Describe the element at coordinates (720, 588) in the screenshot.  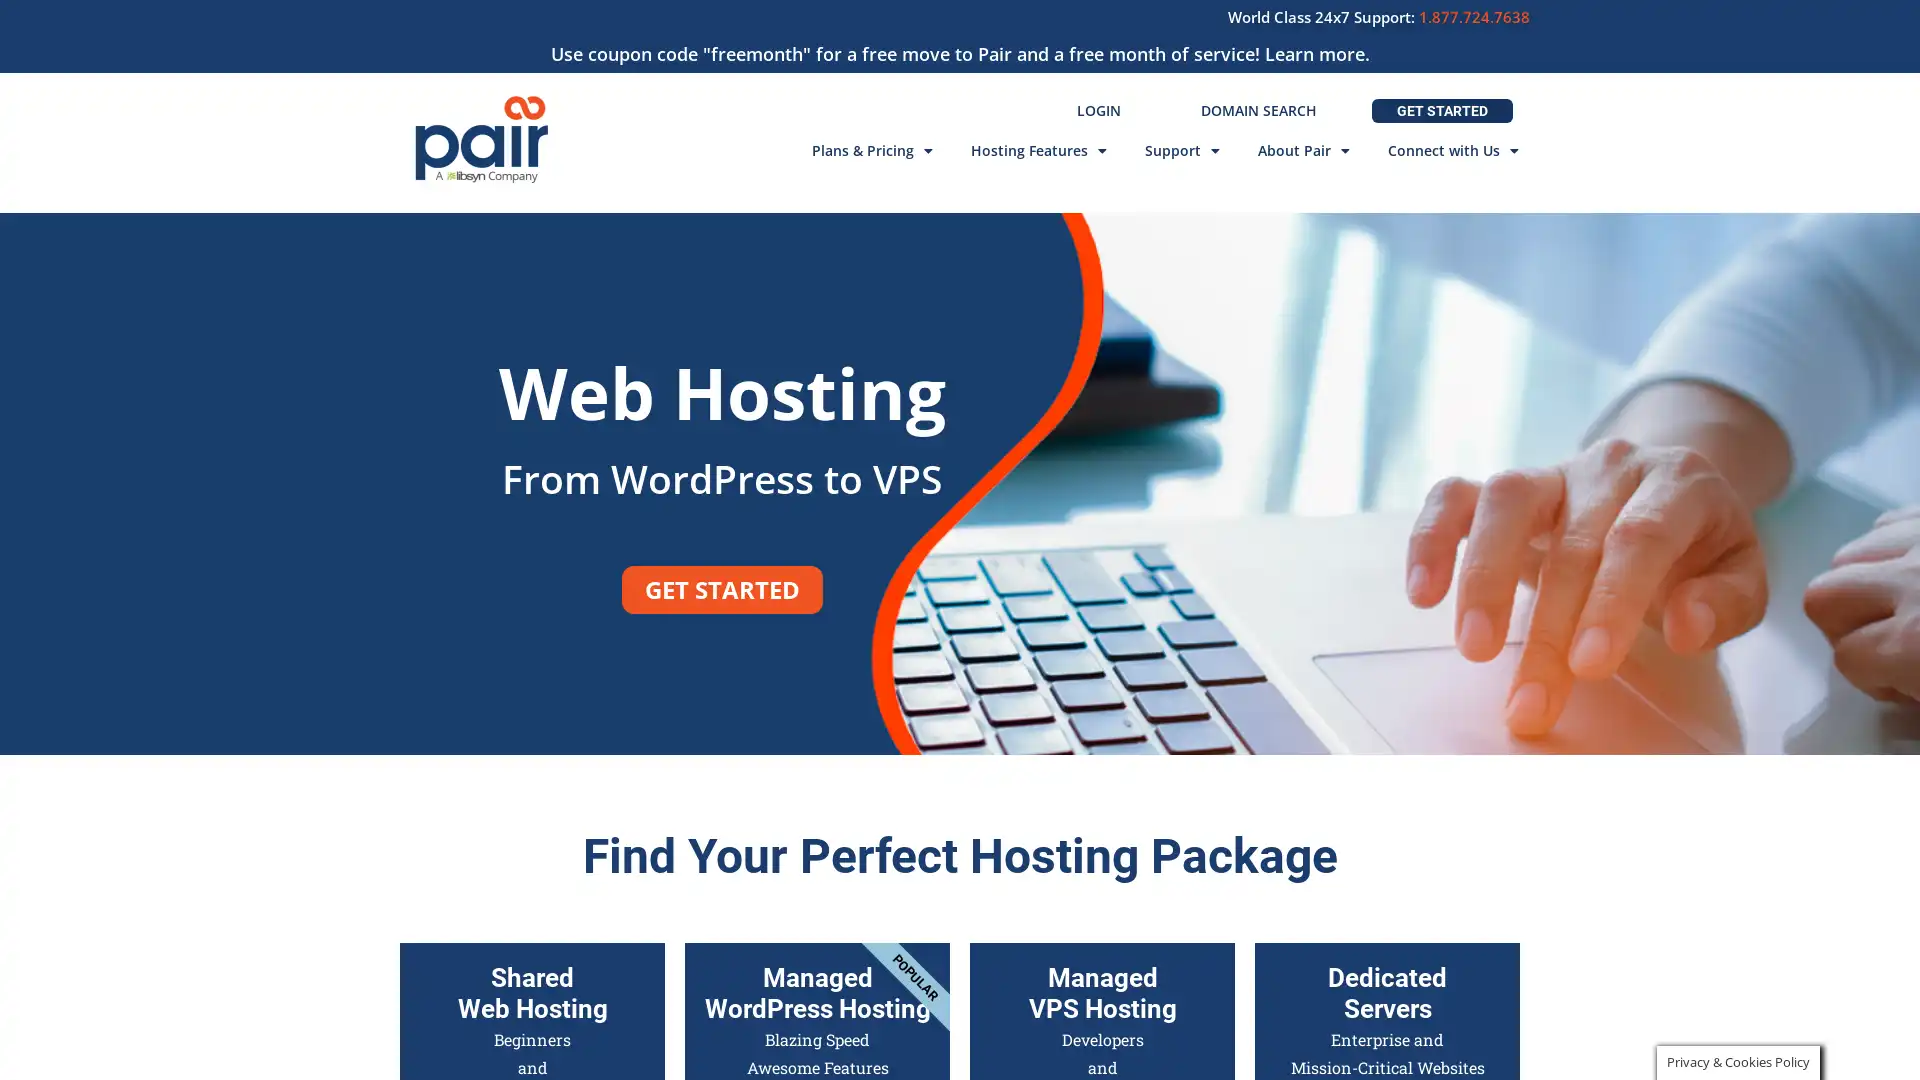
I see `GET STARTED` at that location.